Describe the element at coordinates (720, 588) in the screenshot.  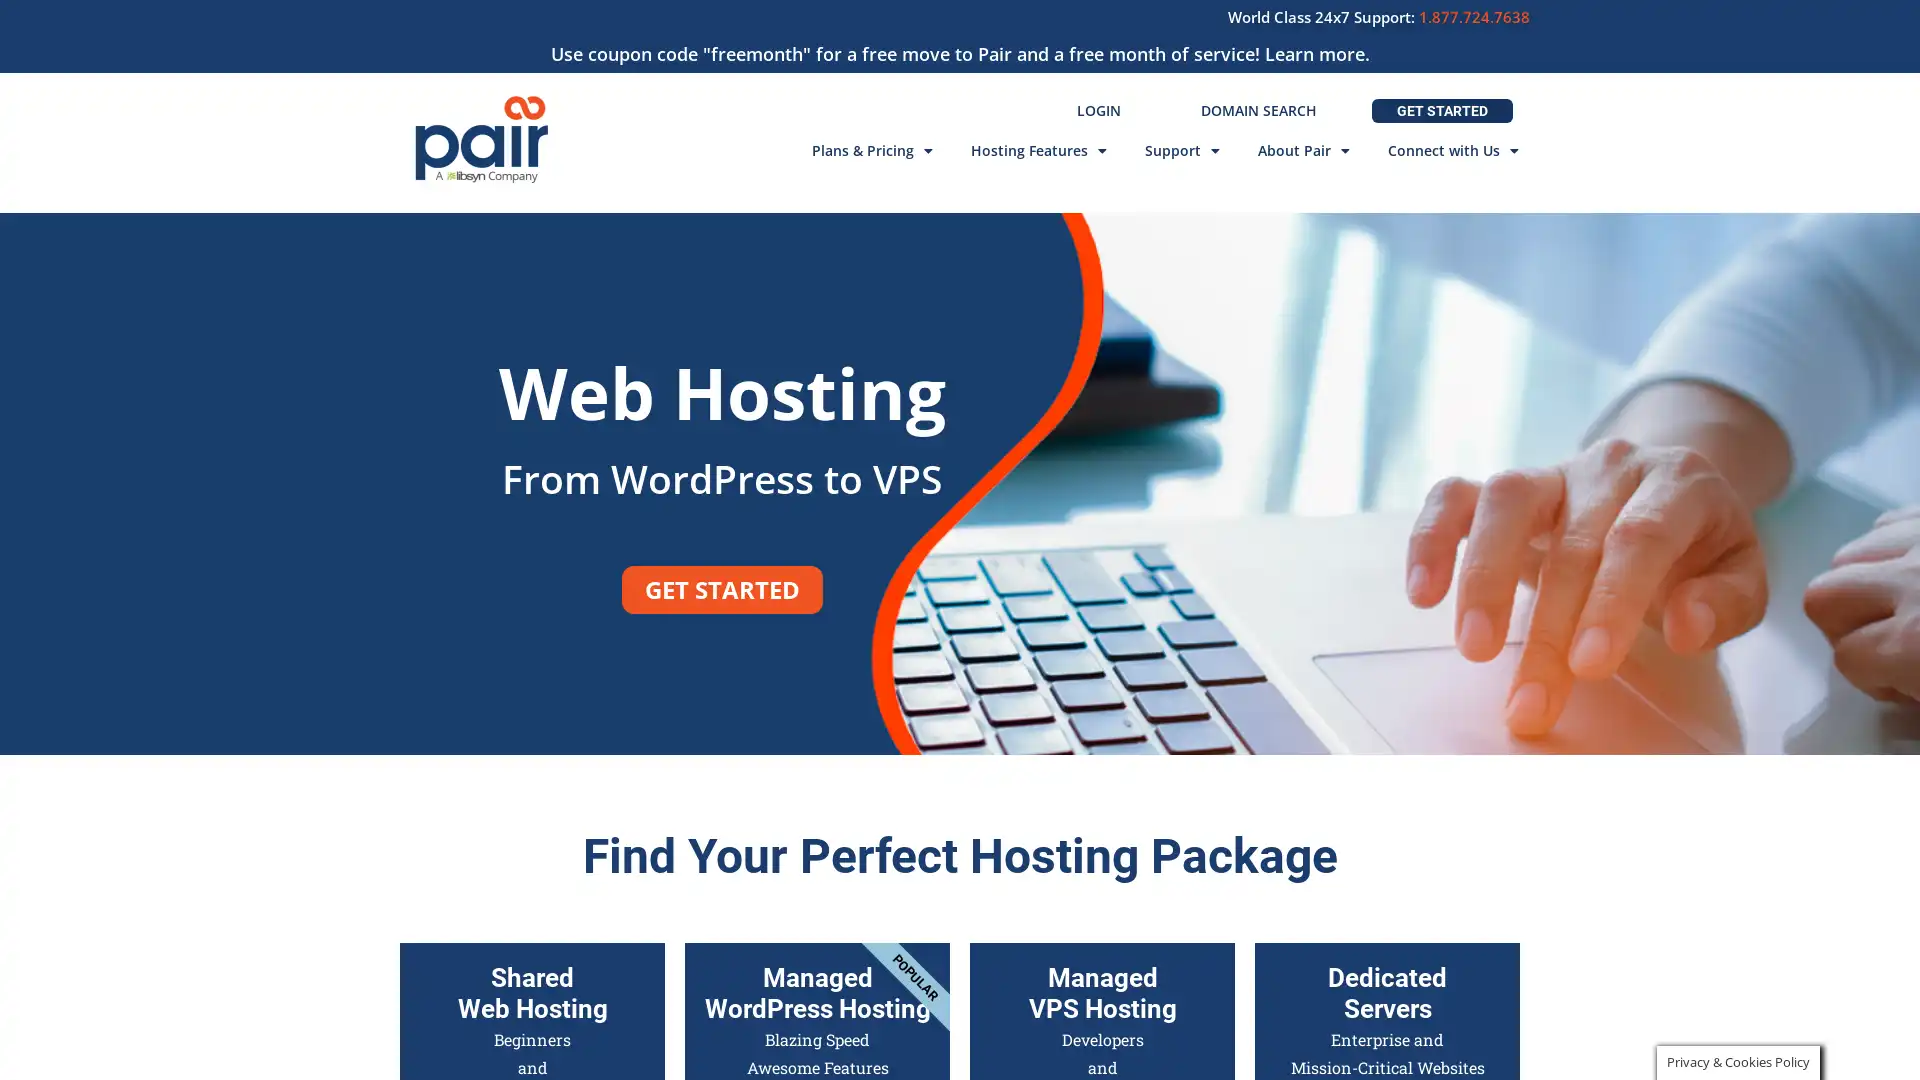
I see `GET STARTED` at that location.